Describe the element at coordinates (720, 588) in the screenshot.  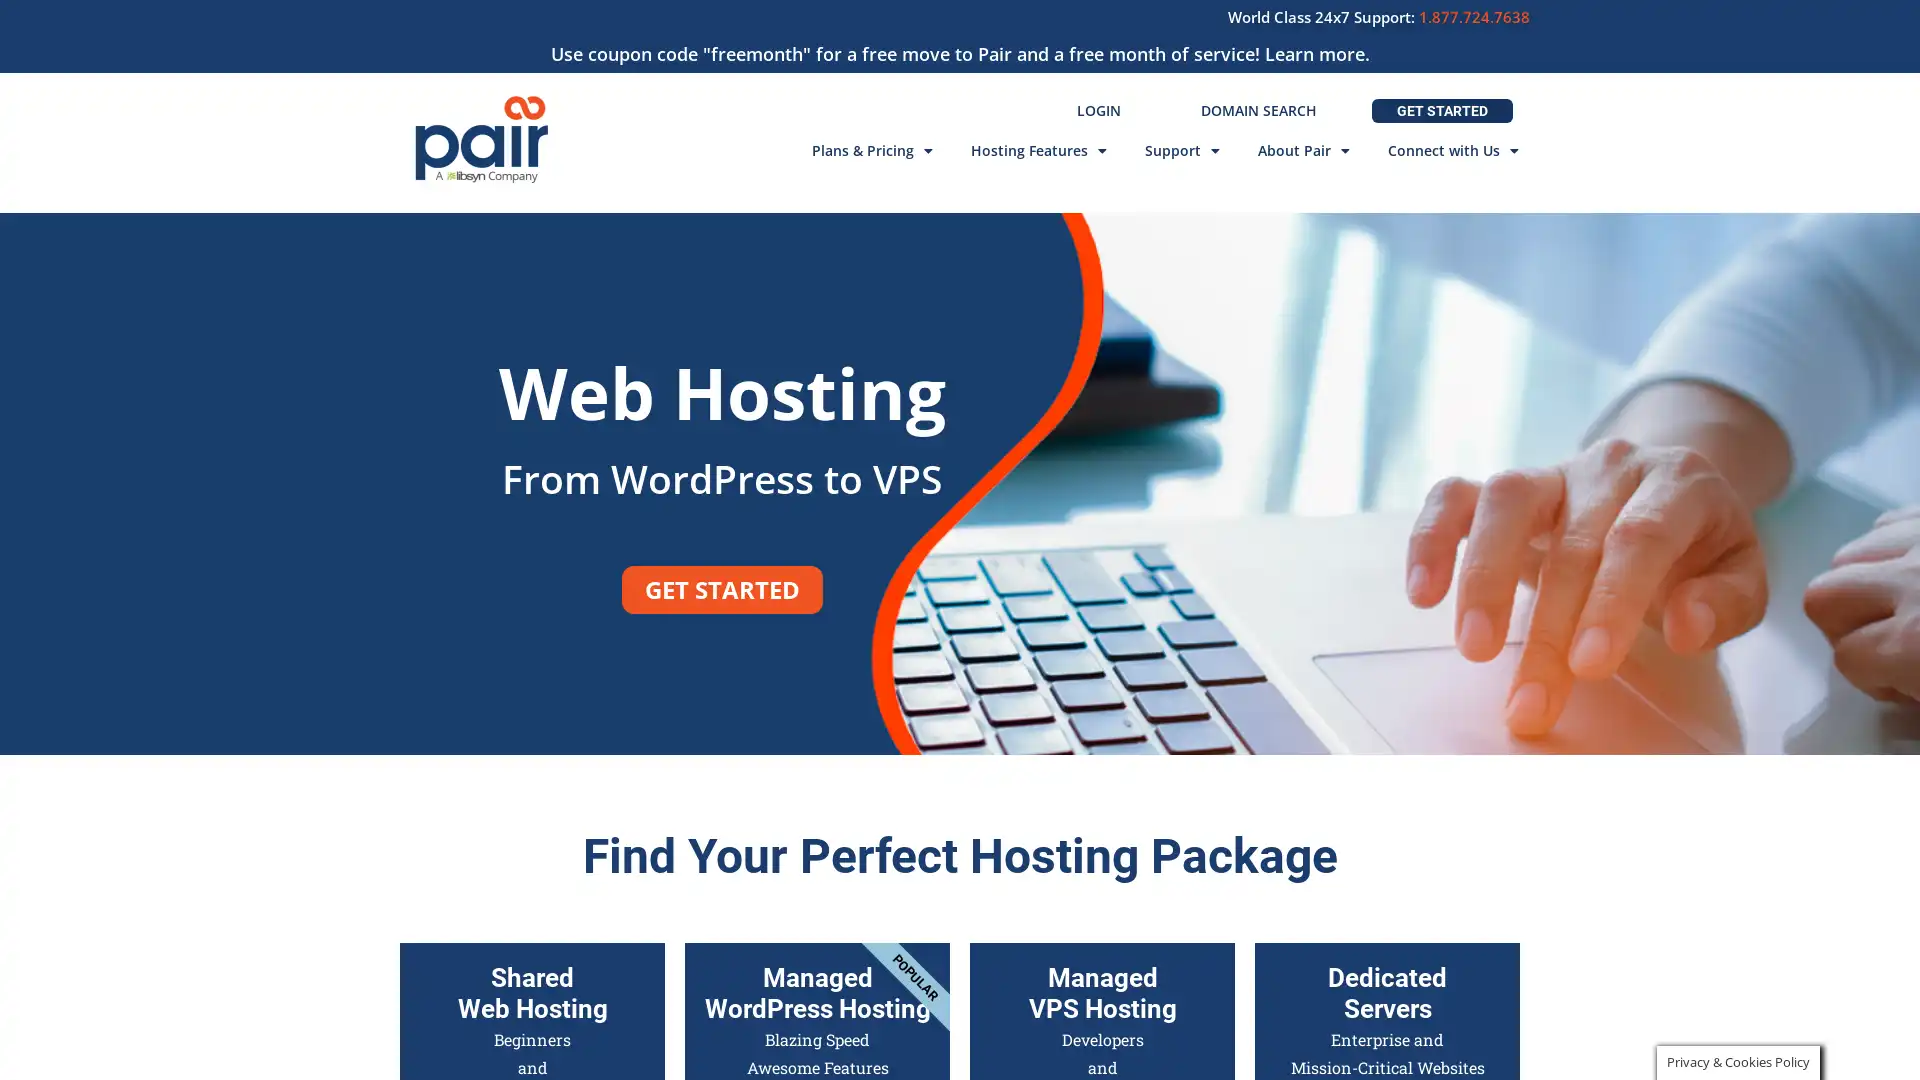
I see `GET STARTED` at that location.